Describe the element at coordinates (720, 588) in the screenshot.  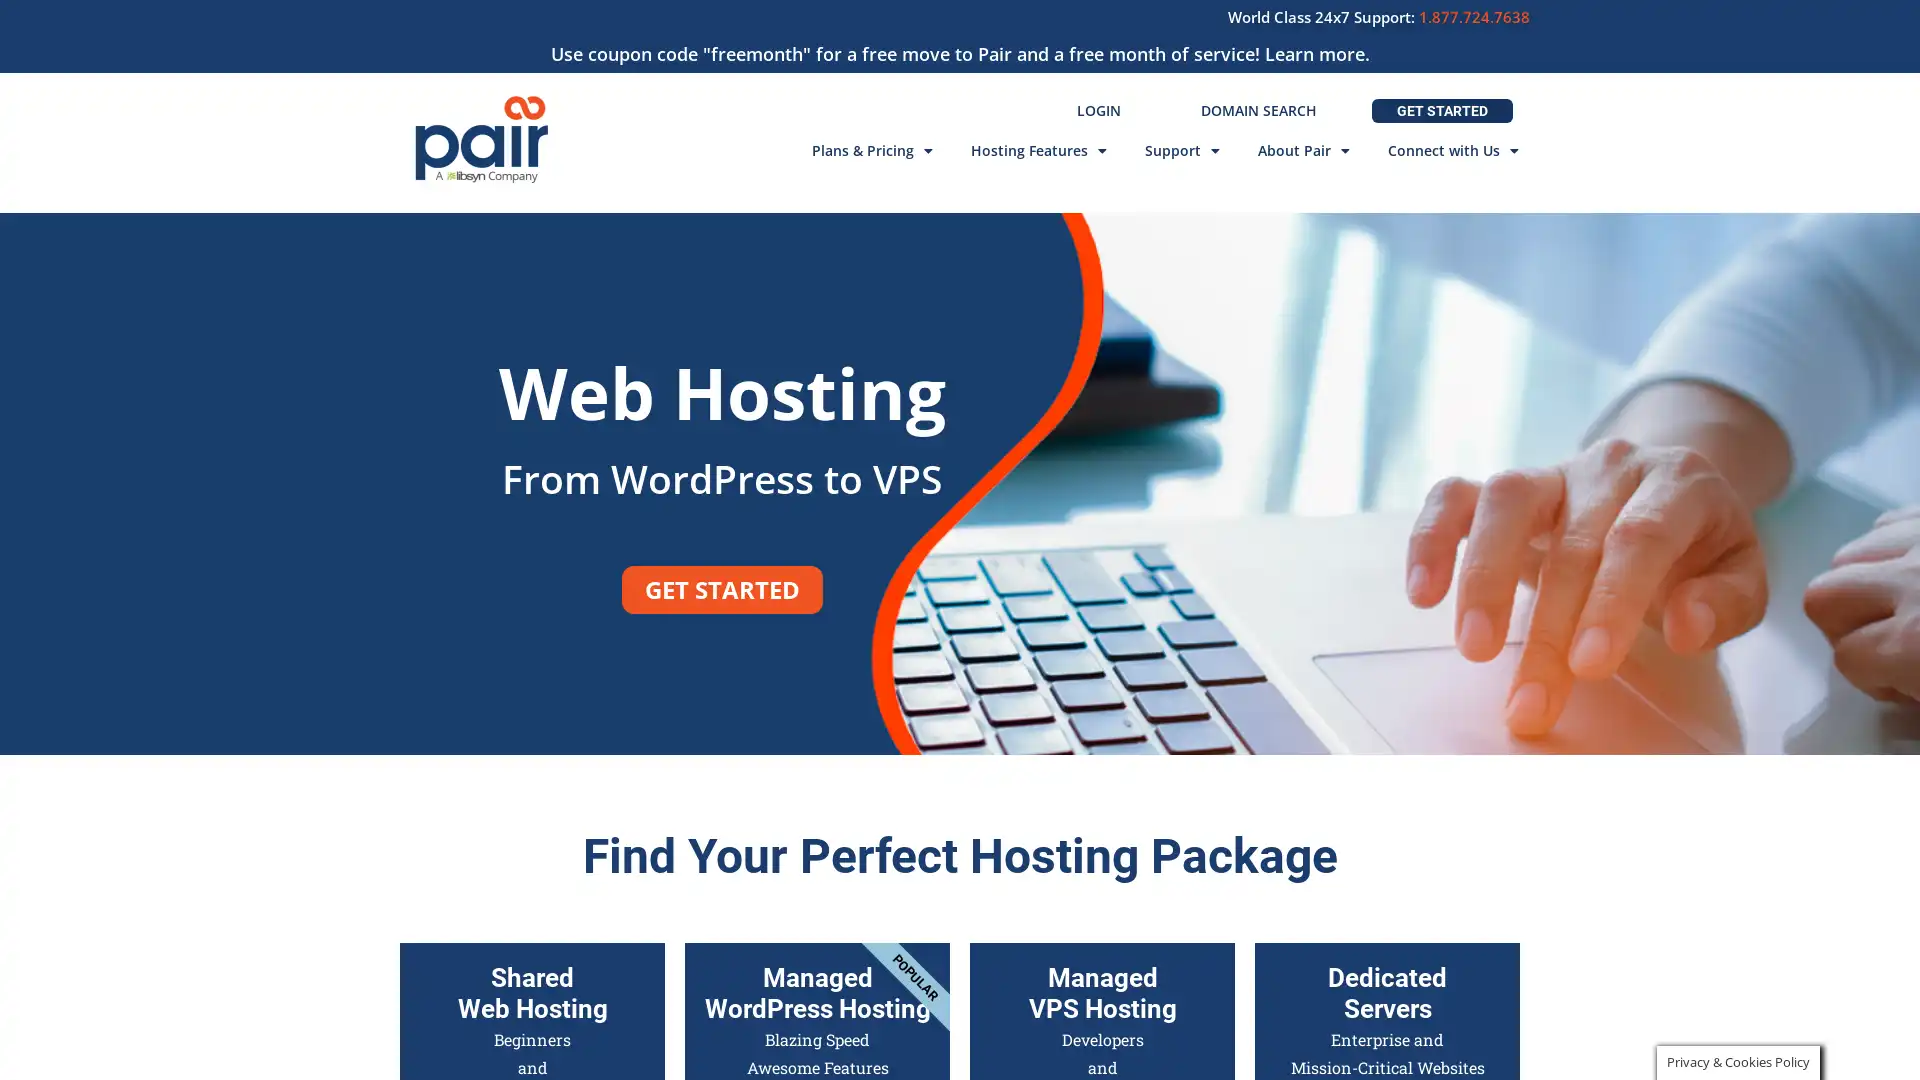
I see `GET STARTED` at that location.